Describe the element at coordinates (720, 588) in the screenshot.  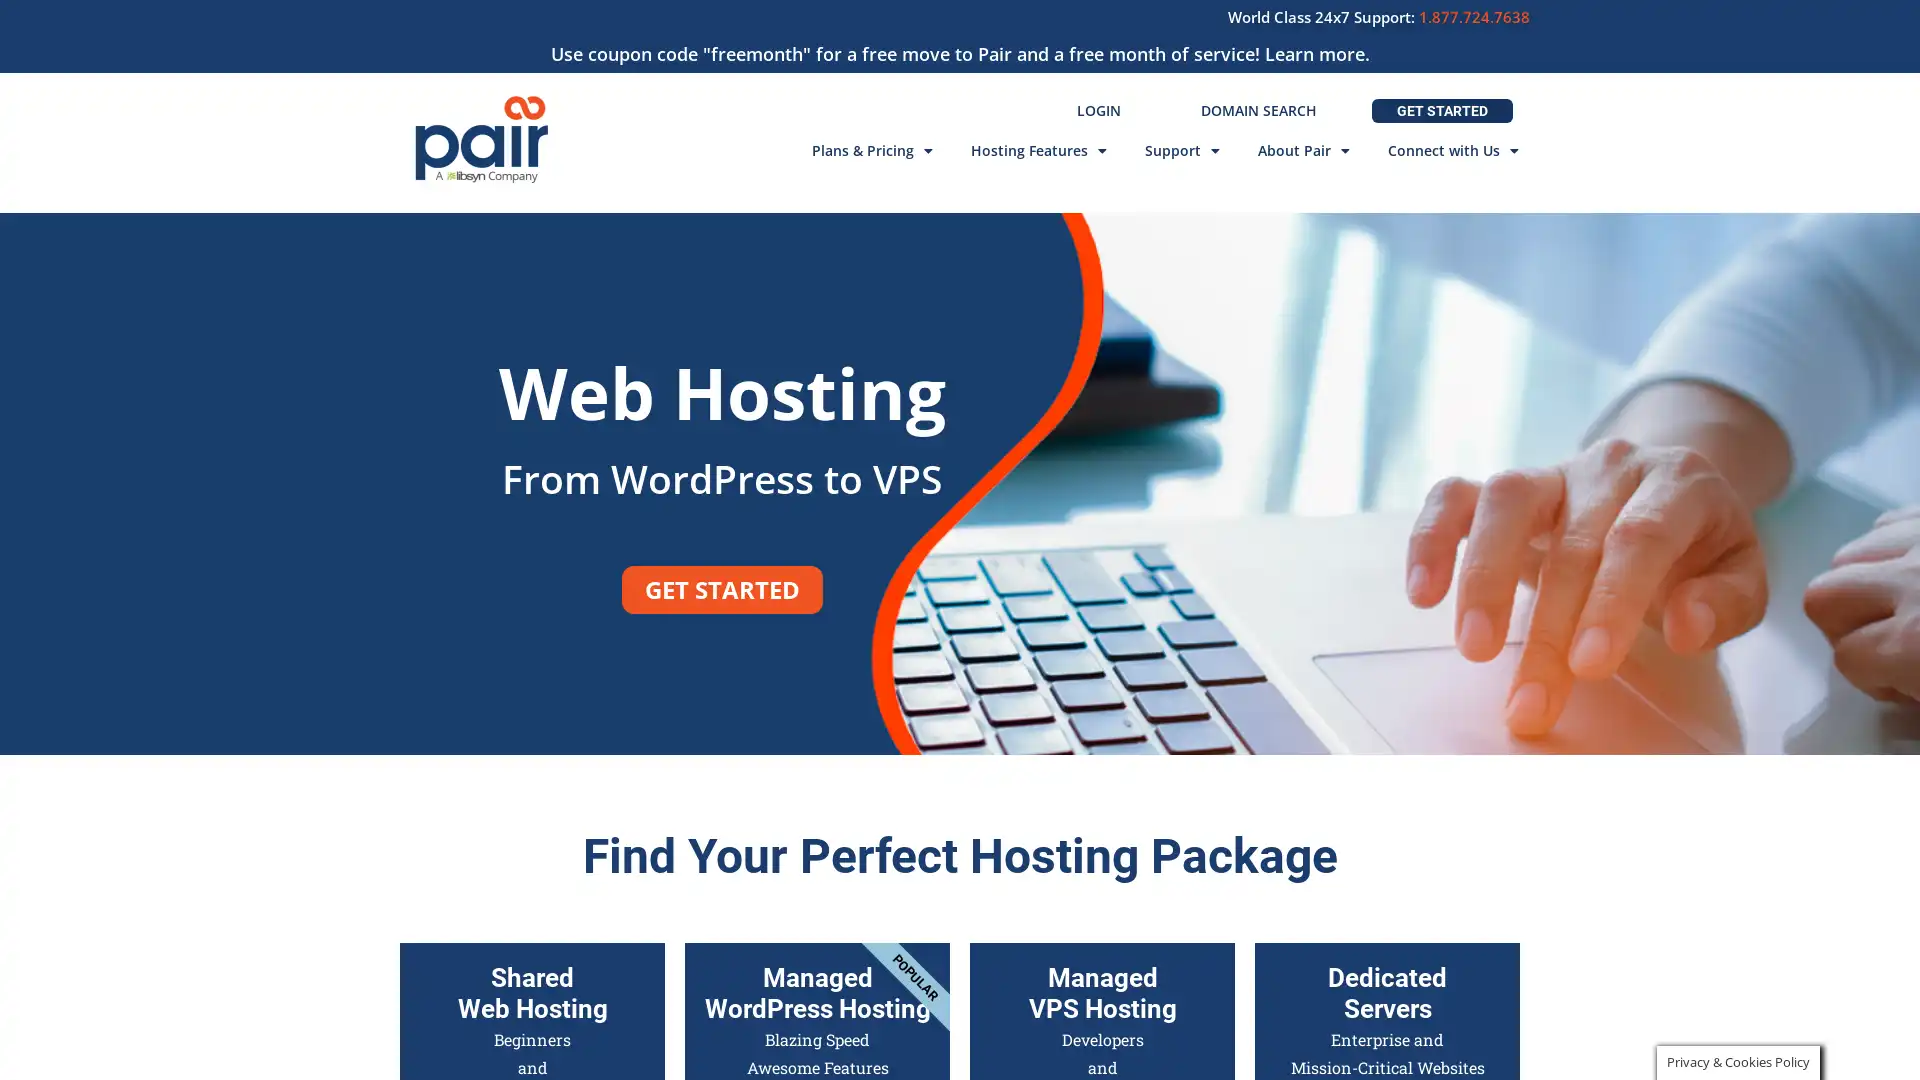
I see `GET STARTED` at that location.